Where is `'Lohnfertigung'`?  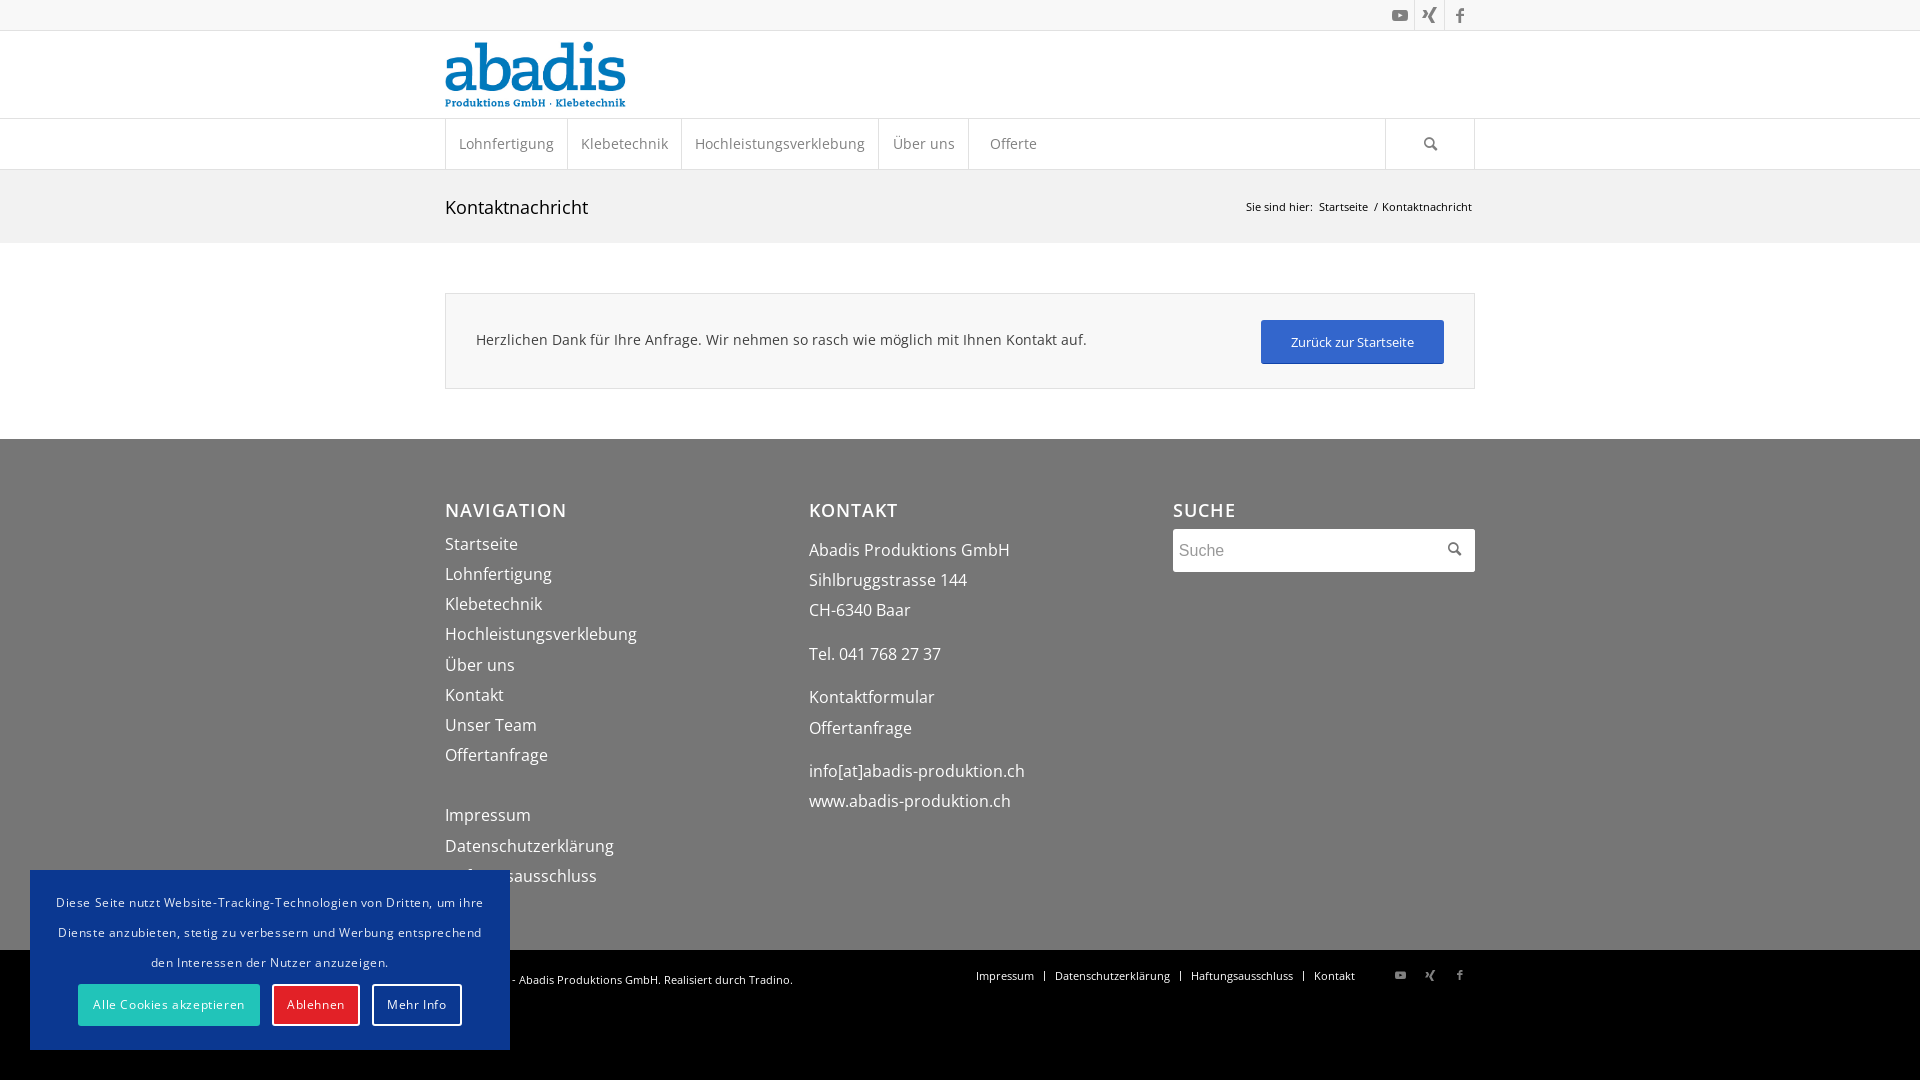 'Lohnfertigung' is located at coordinates (444, 574).